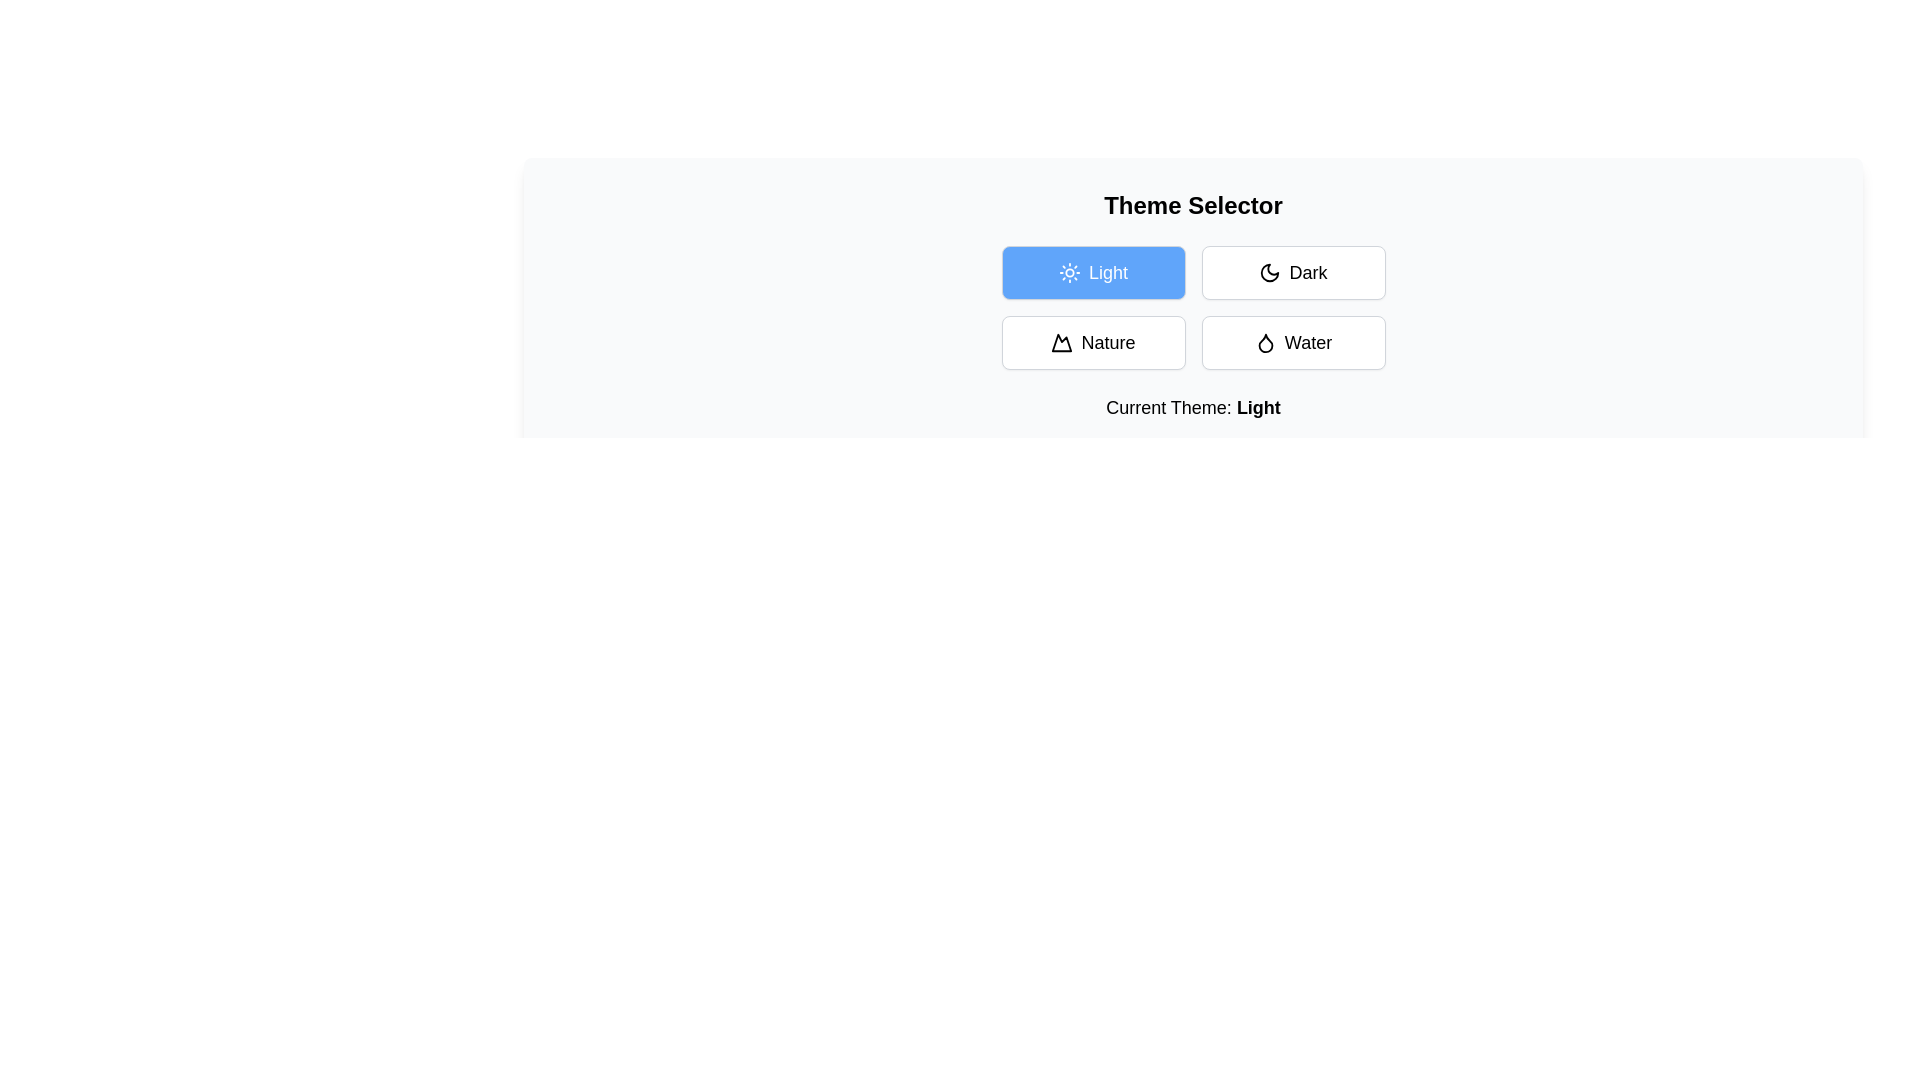 The image size is (1920, 1080). What do you see at coordinates (1092, 273) in the screenshot?
I see `the button labeled 'Light' with a sun-like icon to observe hover effects` at bounding box center [1092, 273].